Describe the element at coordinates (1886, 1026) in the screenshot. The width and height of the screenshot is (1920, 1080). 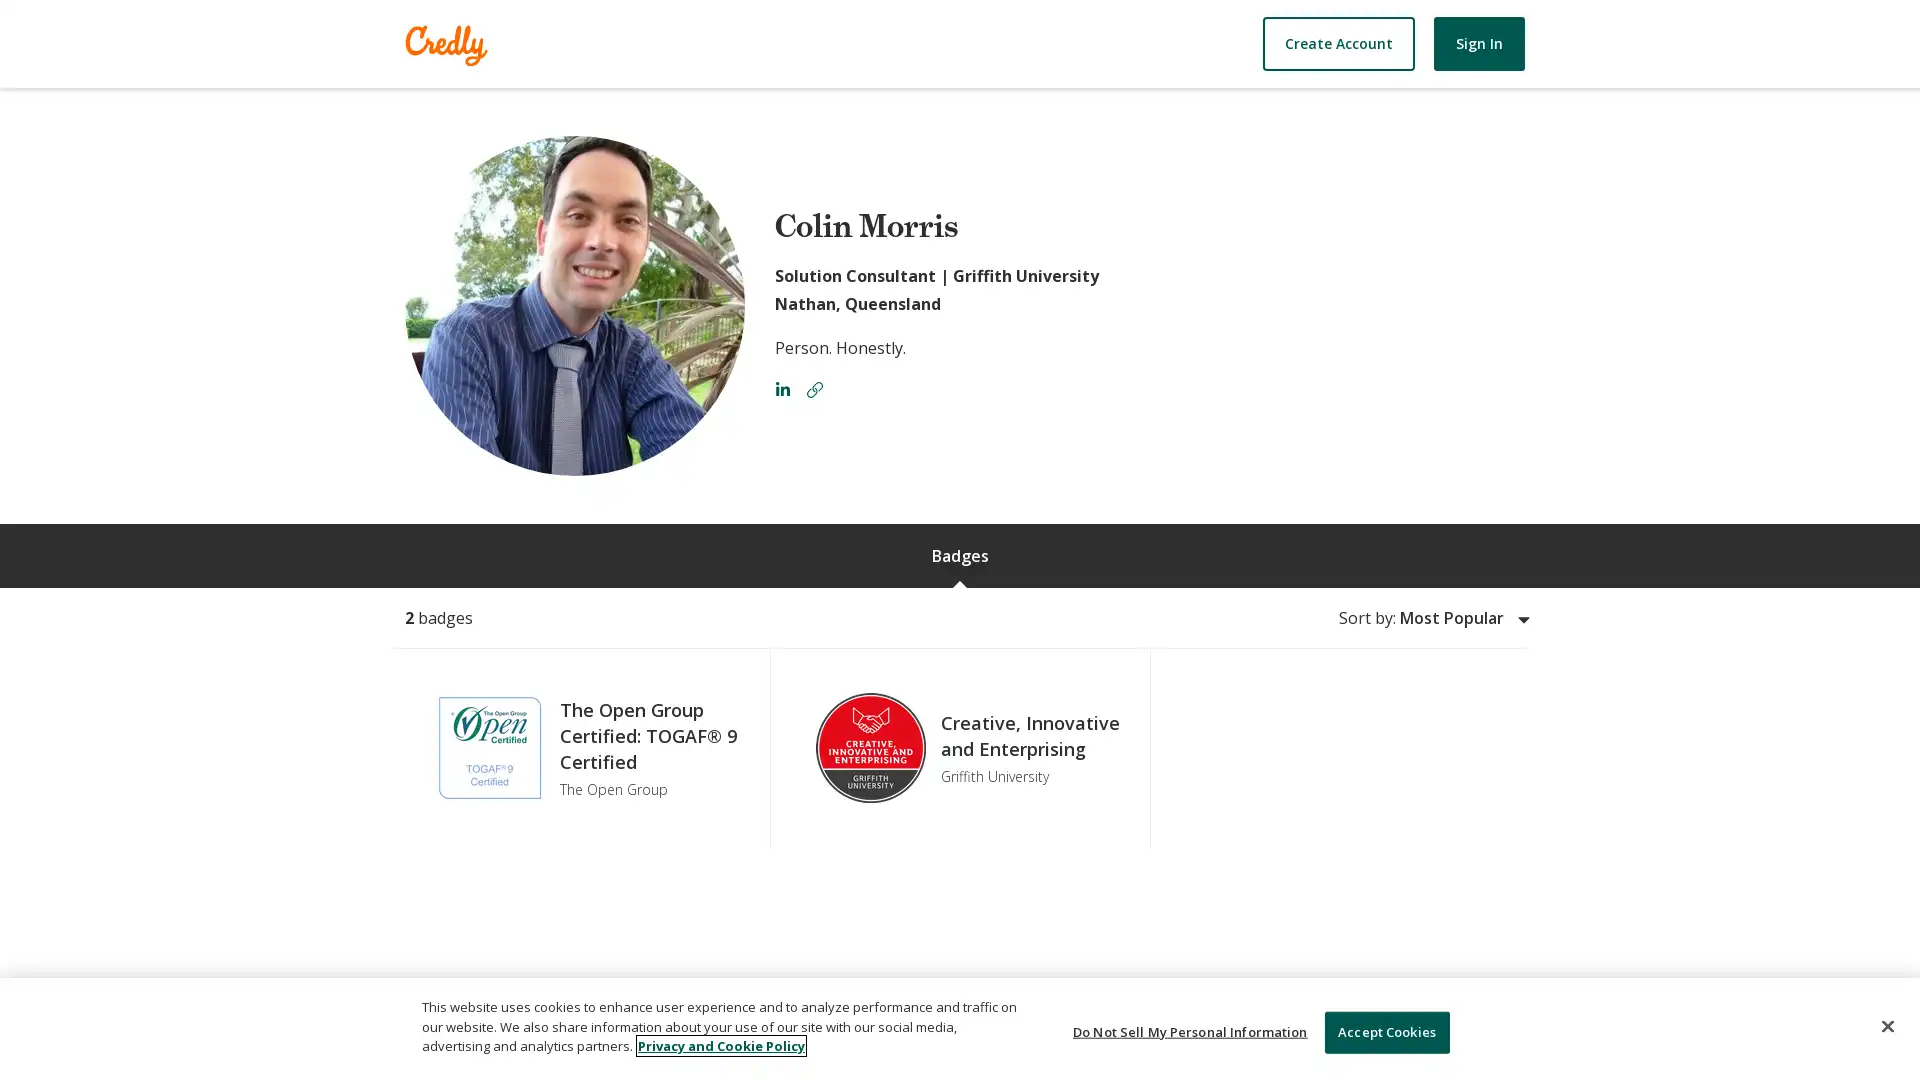
I see `Close` at that location.